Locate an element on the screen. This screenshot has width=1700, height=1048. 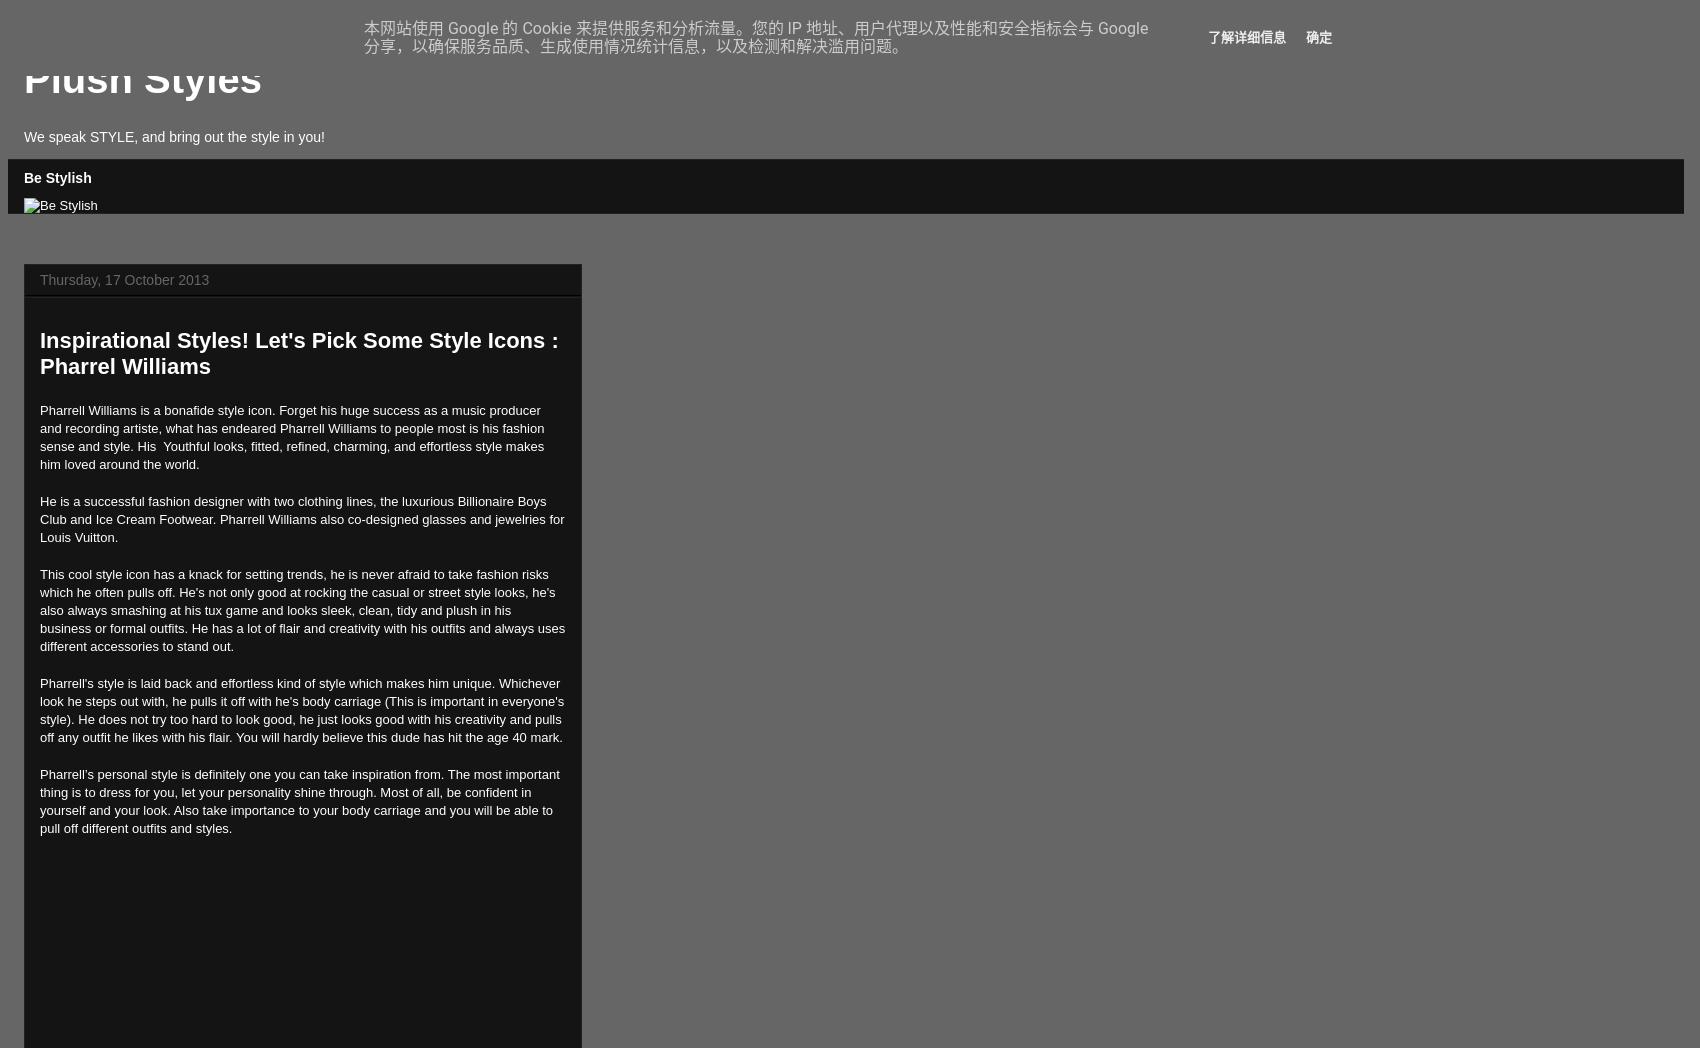
'Inspirational Styles! Let's Pick Some Style Icons : Pharrel Williams' is located at coordinates (299, 351).